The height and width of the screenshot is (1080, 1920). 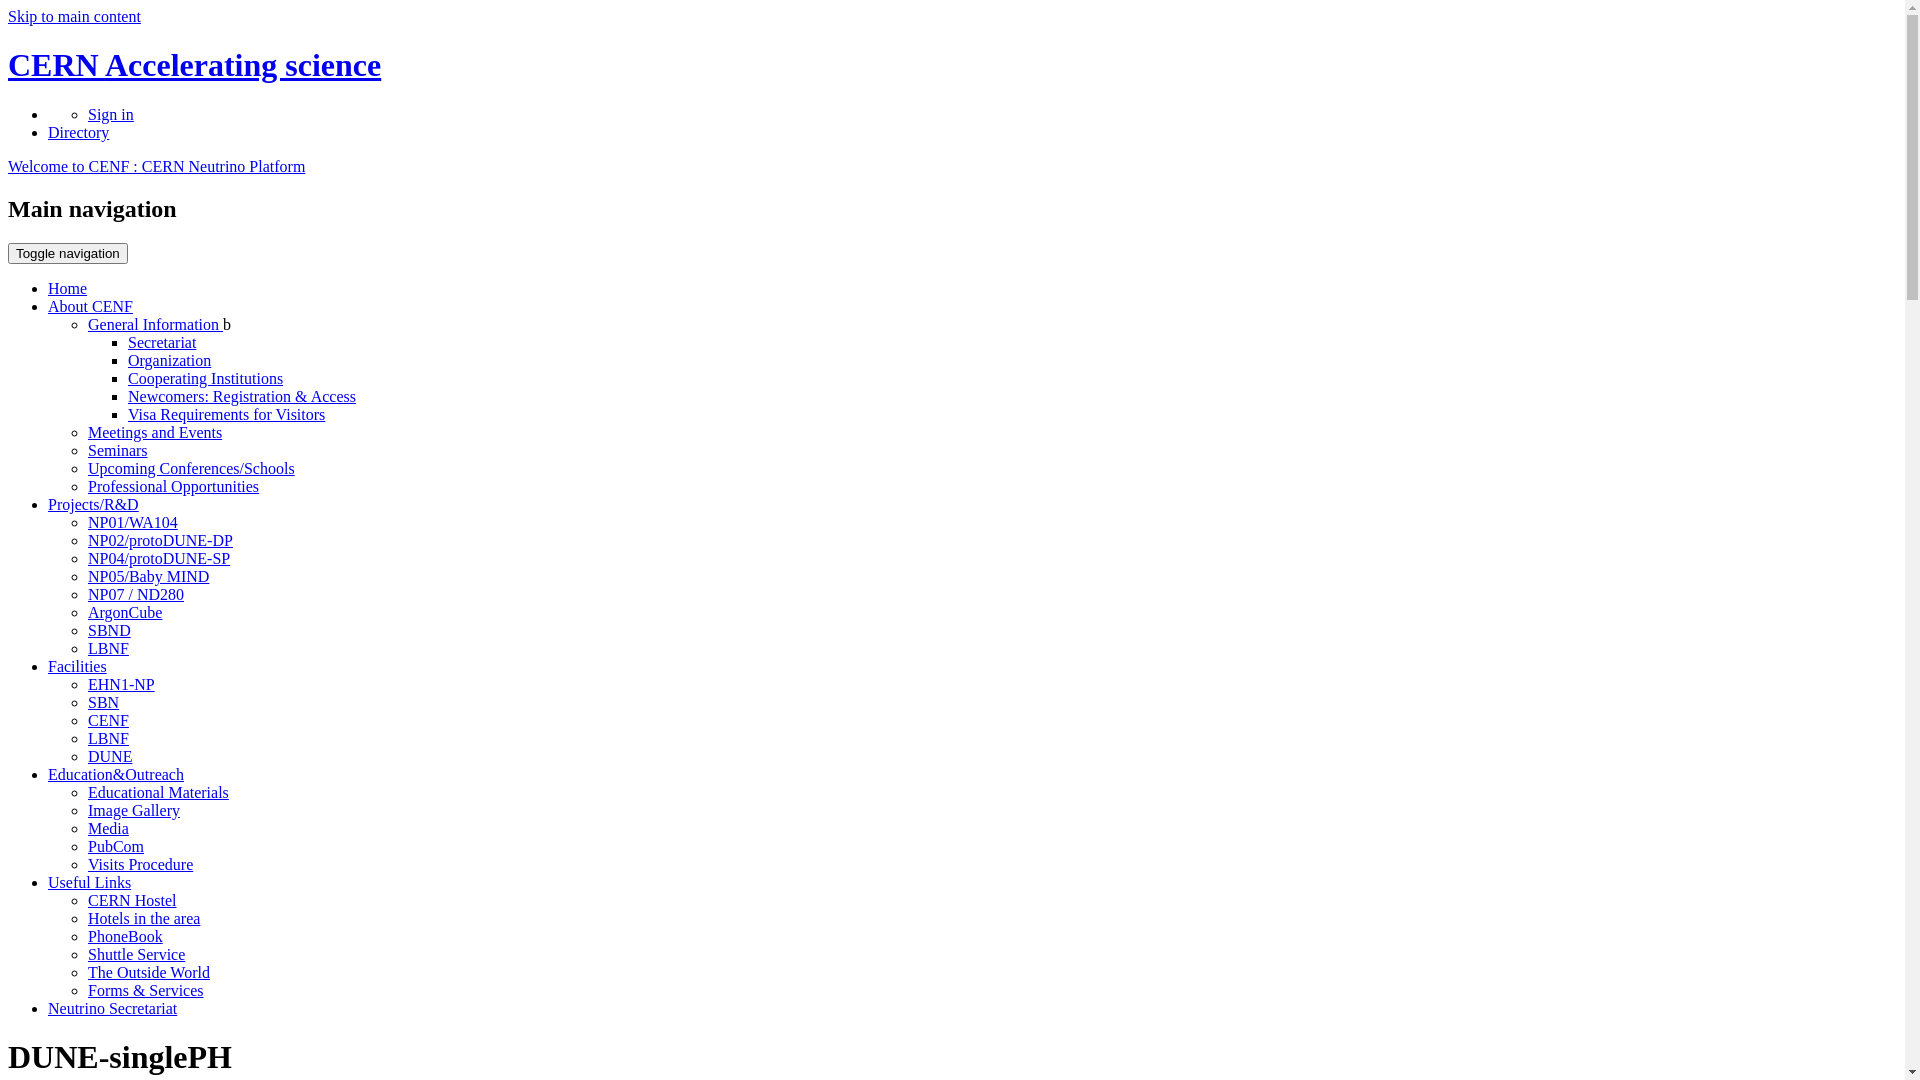 What do you see at coordinates (89, 306) in the screenshot?
I see `'About CENF'` at bounding box center [89, 306].